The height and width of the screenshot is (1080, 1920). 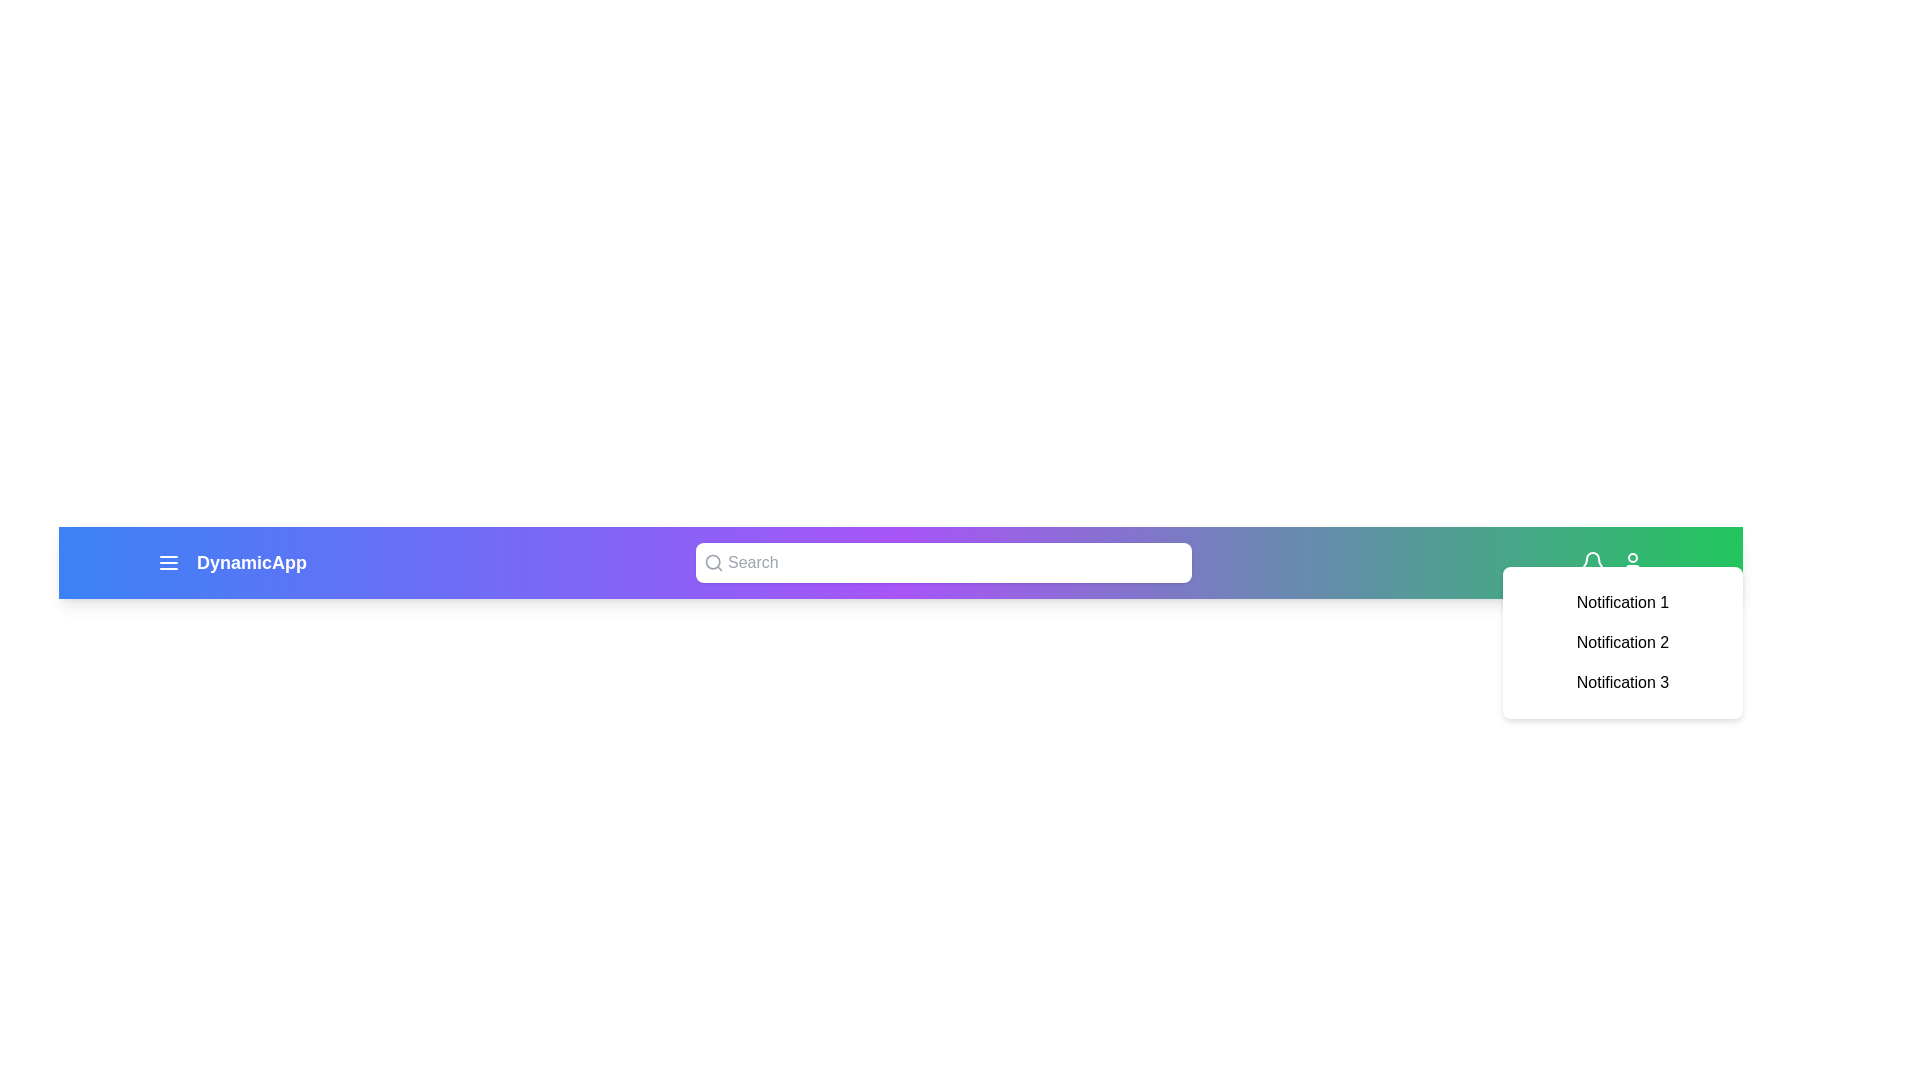 I want to click on the menu icon to toggle the navigation menu, so click(x=168, y=563).